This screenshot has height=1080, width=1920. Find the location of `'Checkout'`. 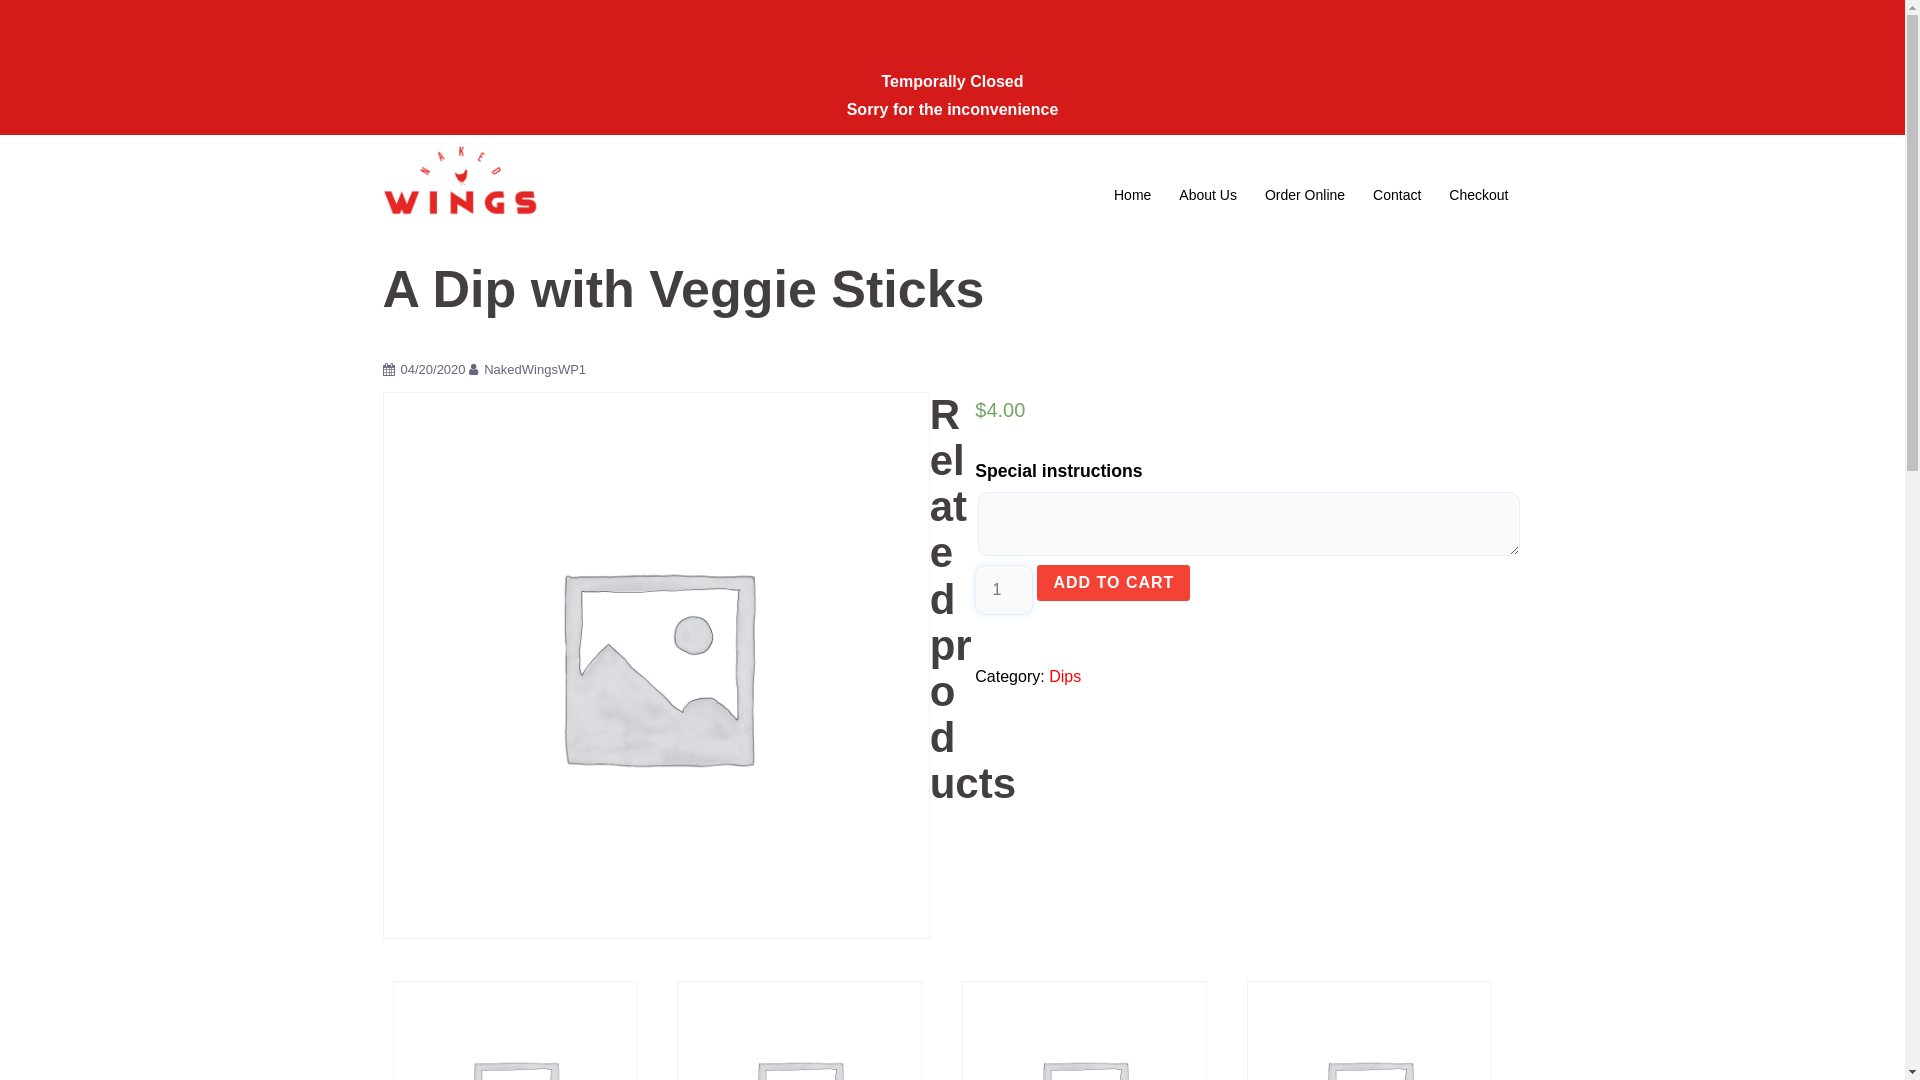

'Checkout' is located at coordinates (1478, 195).